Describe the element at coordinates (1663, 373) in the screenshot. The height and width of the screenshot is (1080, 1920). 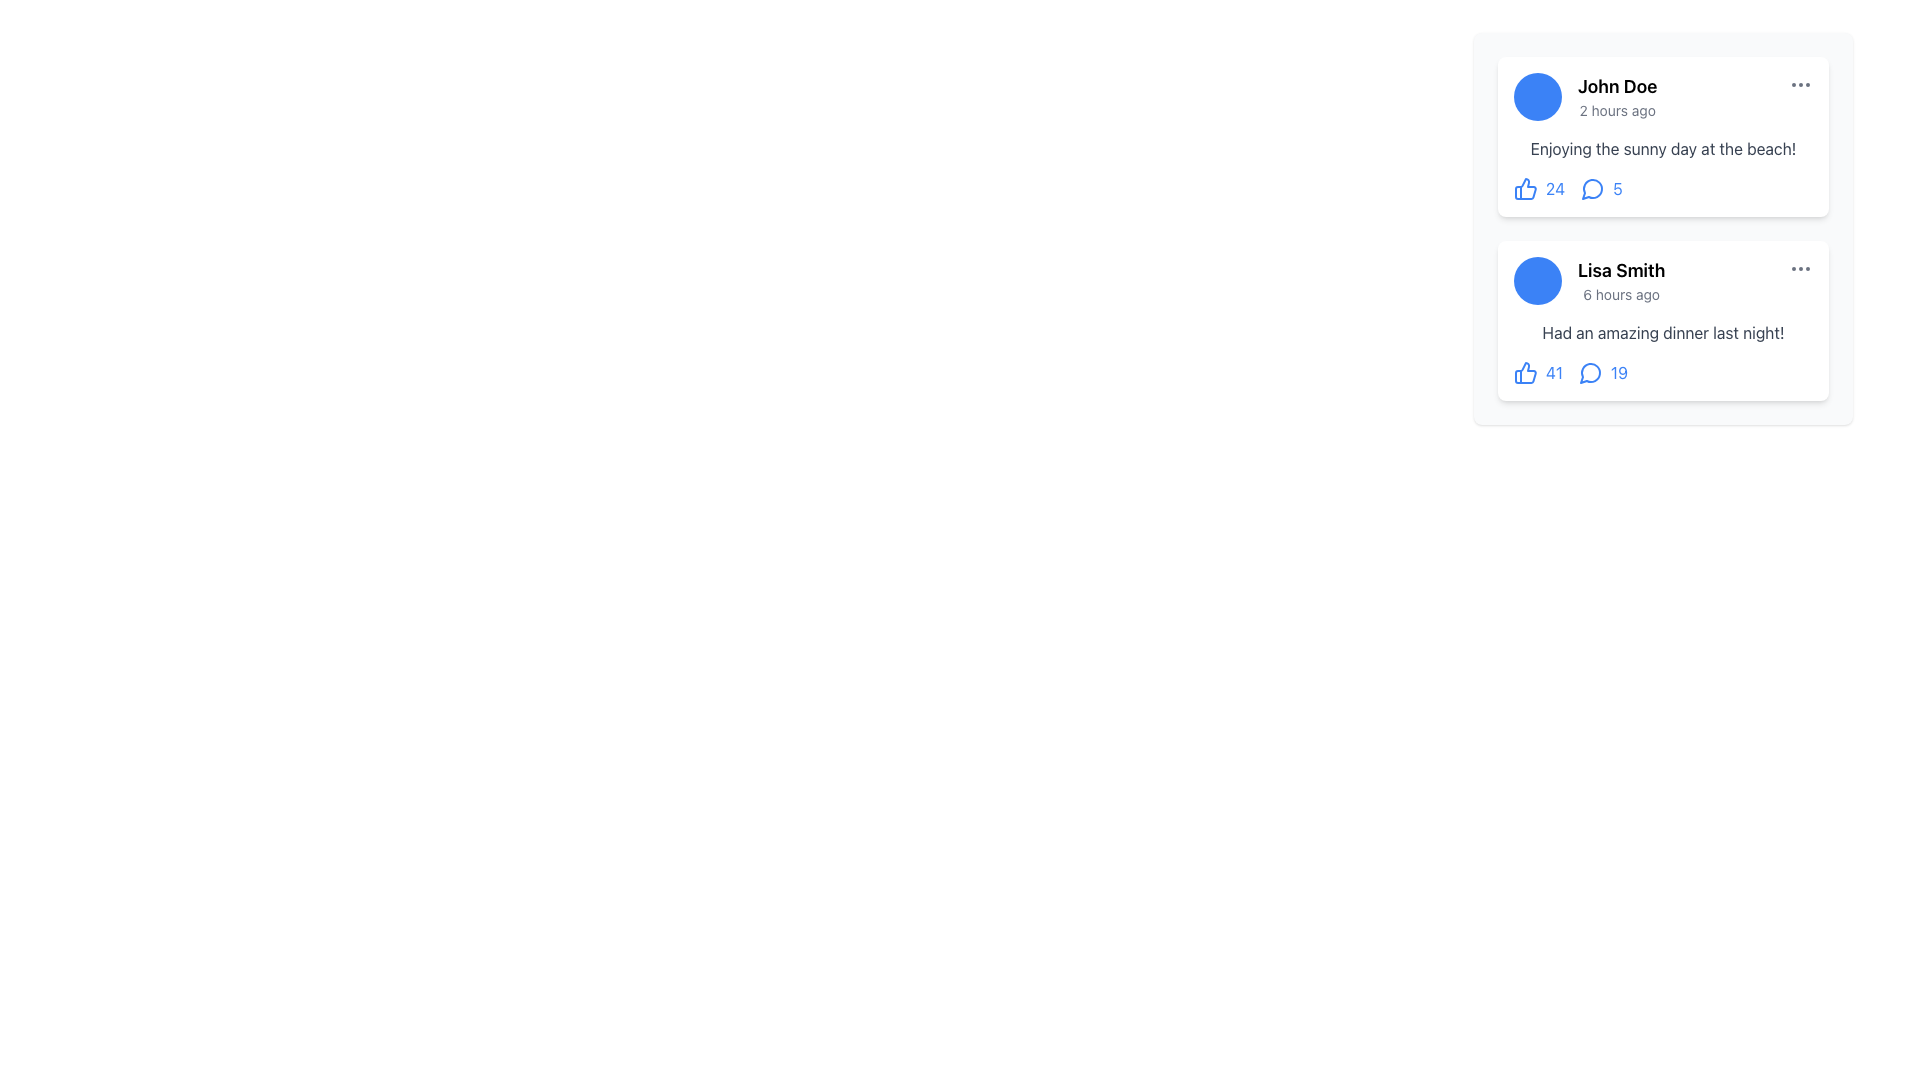
I see `the Interactive Statistic Display below the post authored by 'Lisa Smith'` at that location.